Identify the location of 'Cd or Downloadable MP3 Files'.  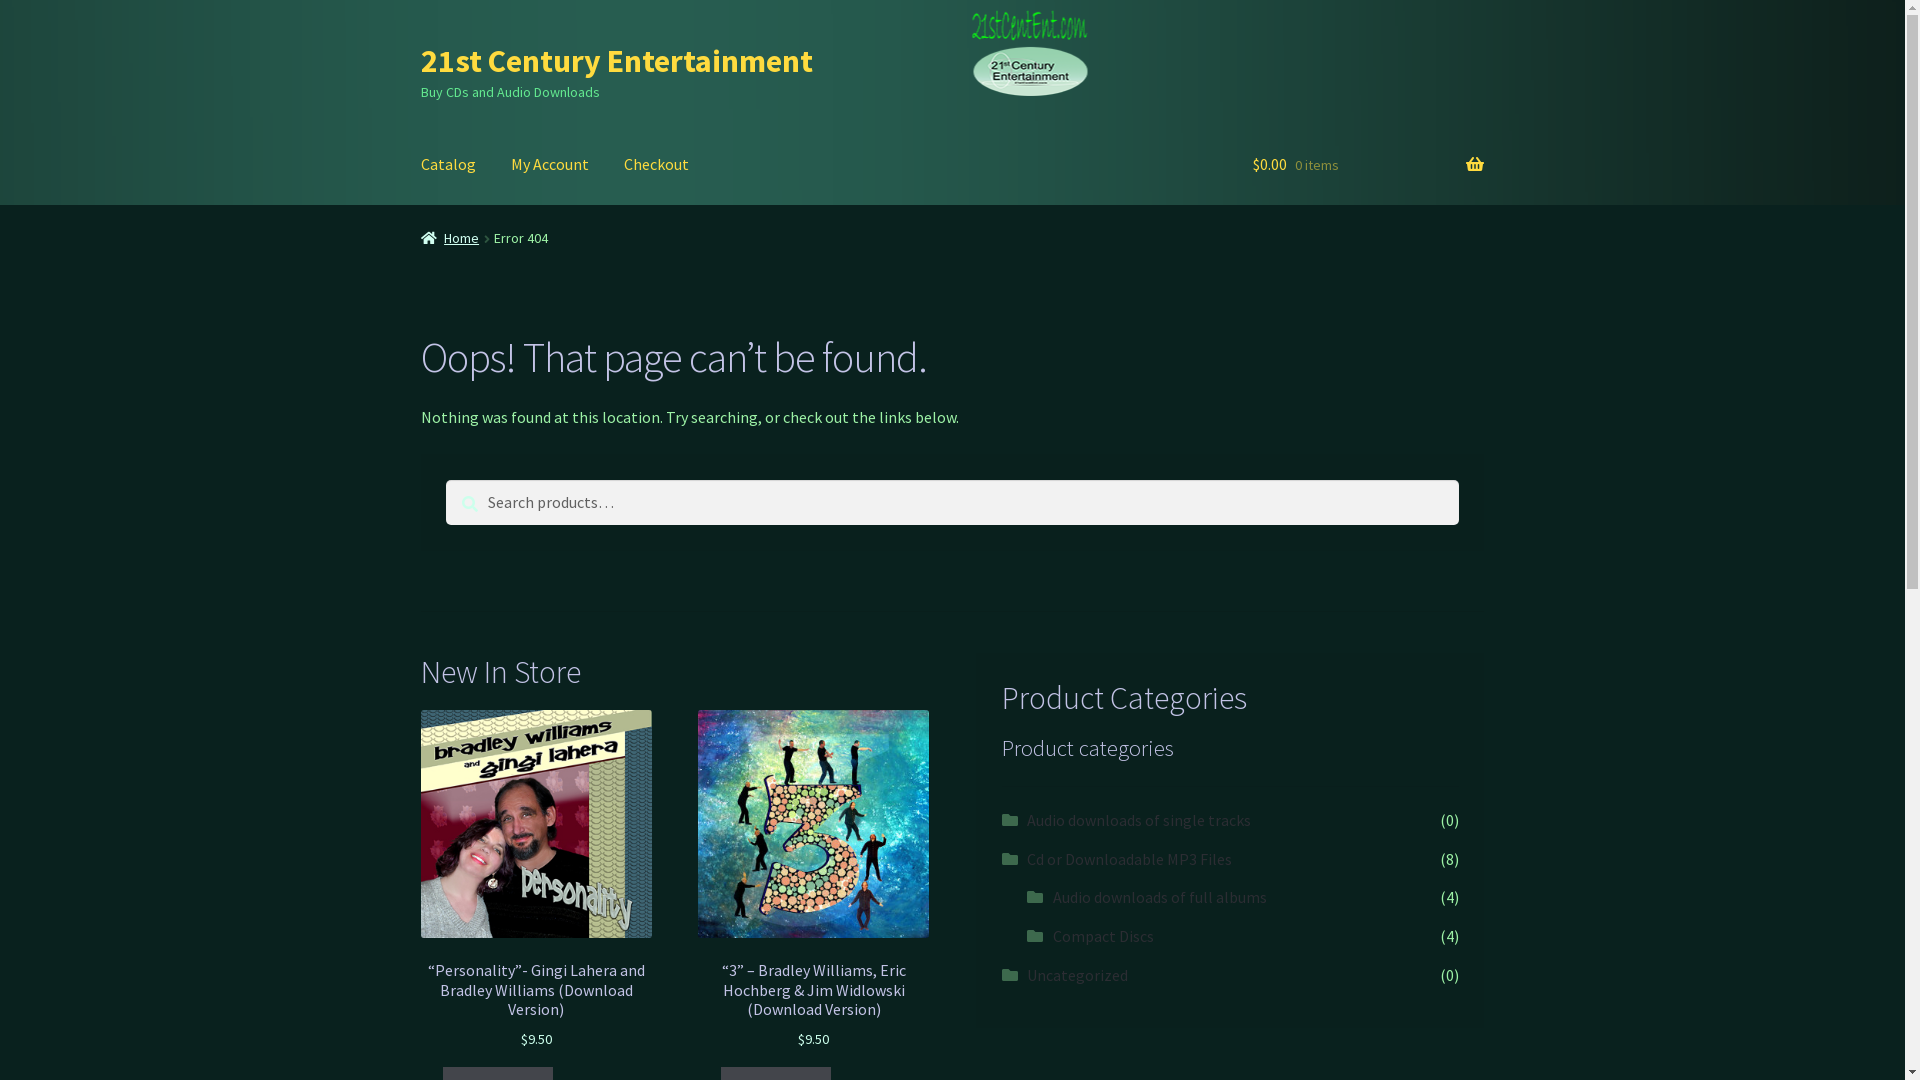
(1027, 858).